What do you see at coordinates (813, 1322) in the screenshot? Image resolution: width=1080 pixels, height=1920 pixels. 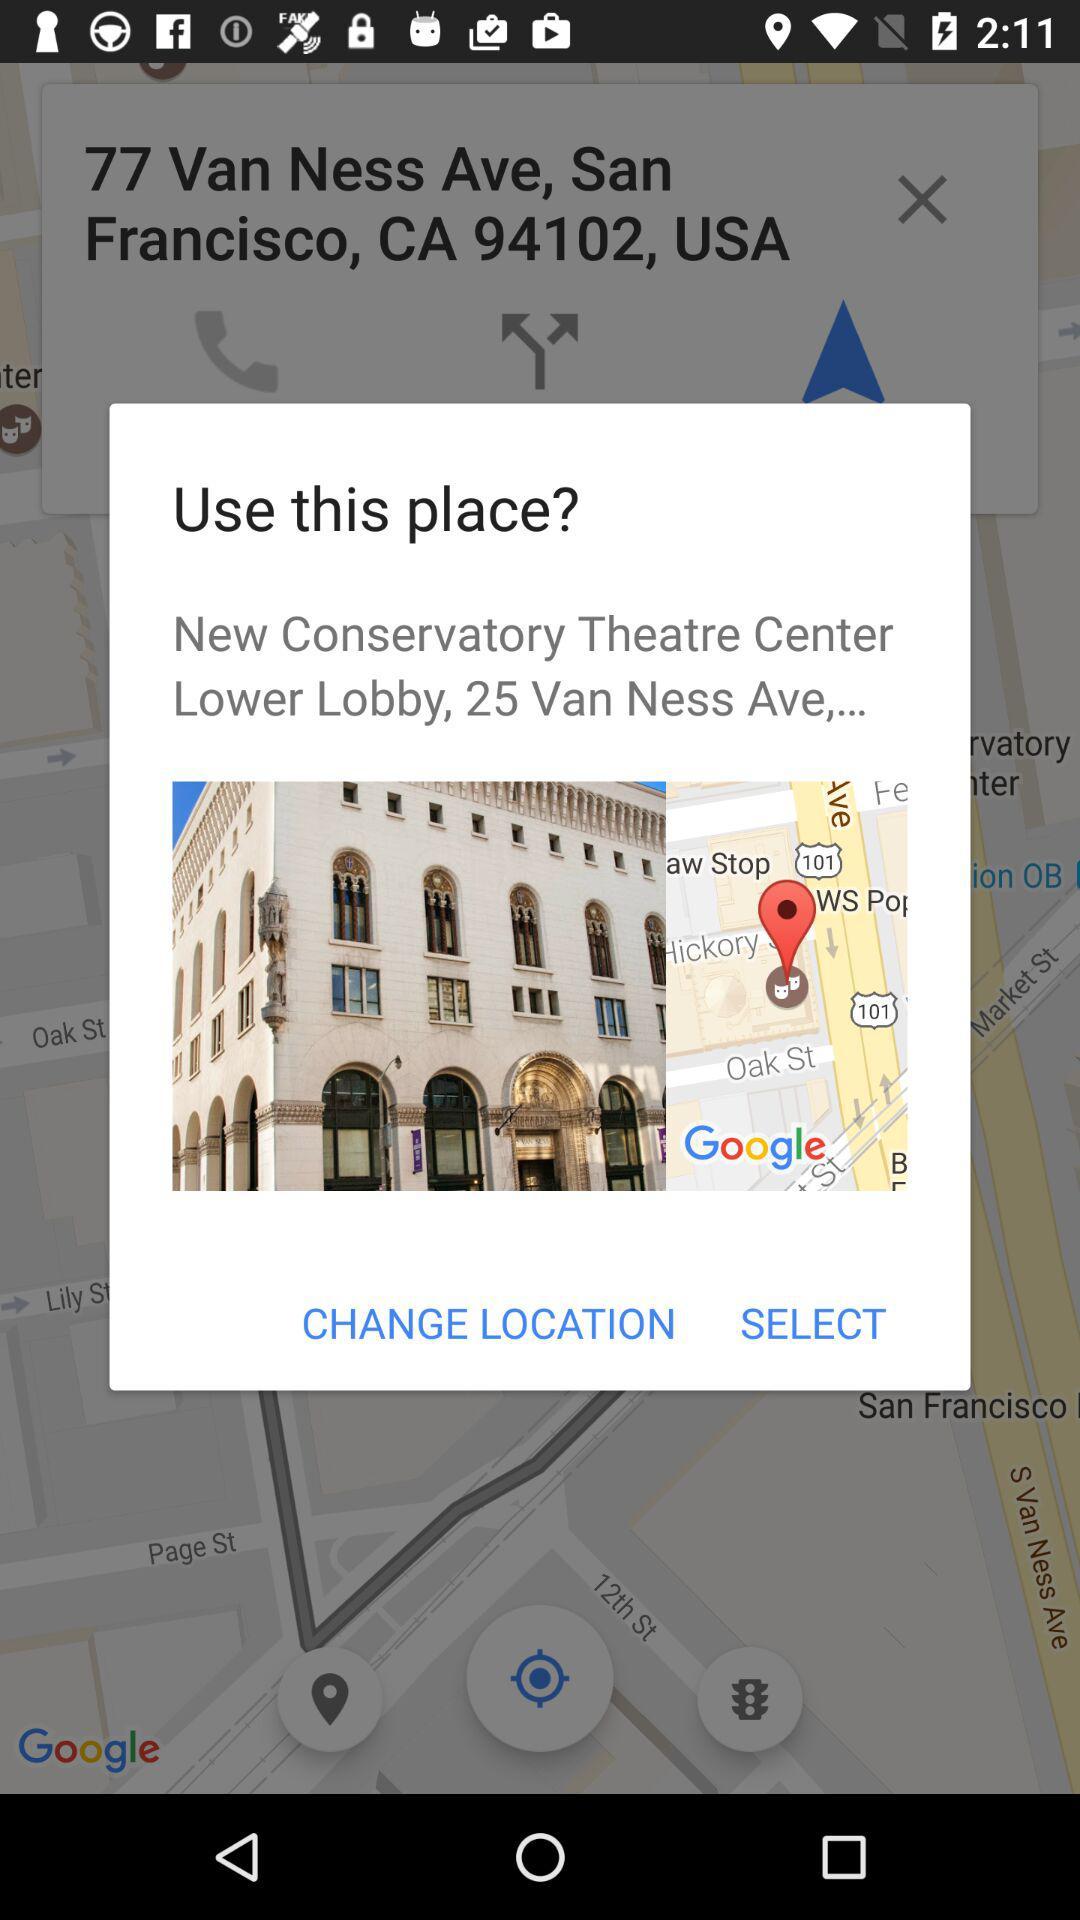 I see `select item` at bounding box center [813, 1322].